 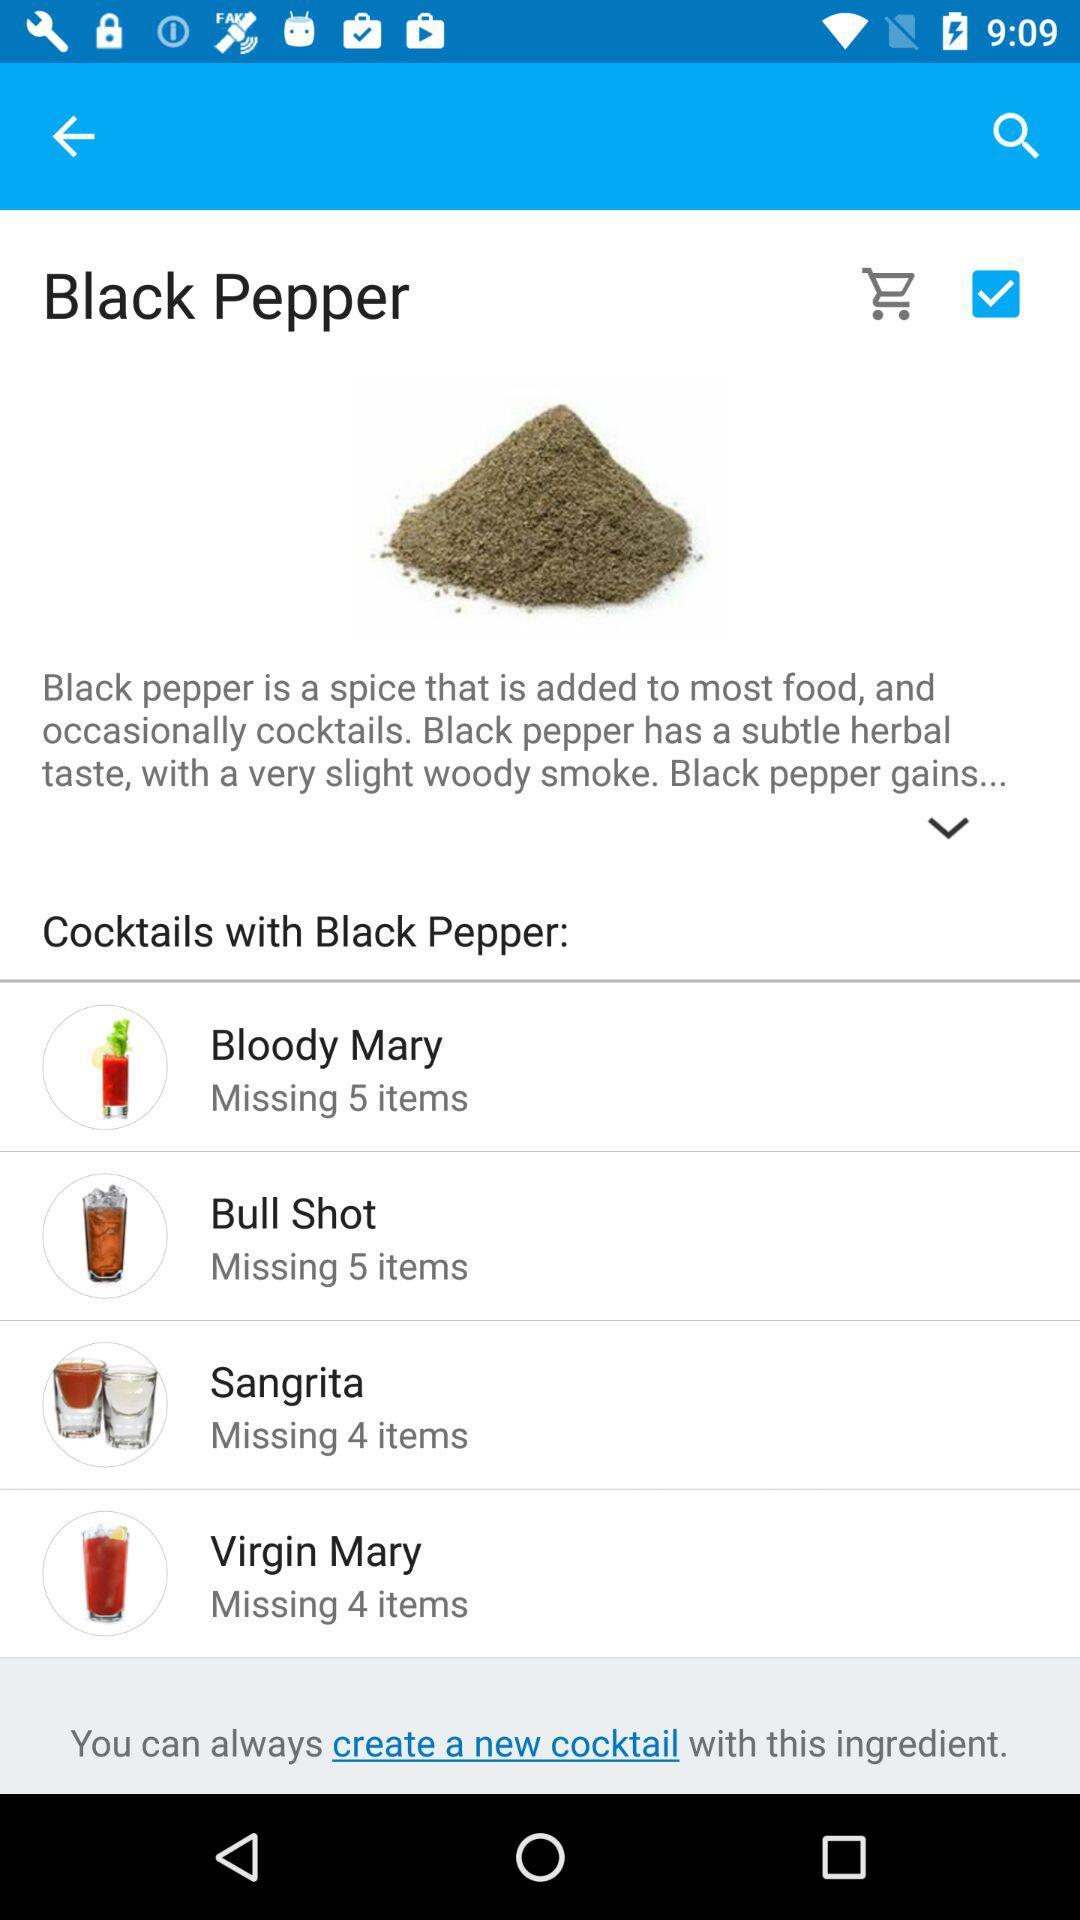 I want to click on the bull shot icon, so click(x=591, y=1205).